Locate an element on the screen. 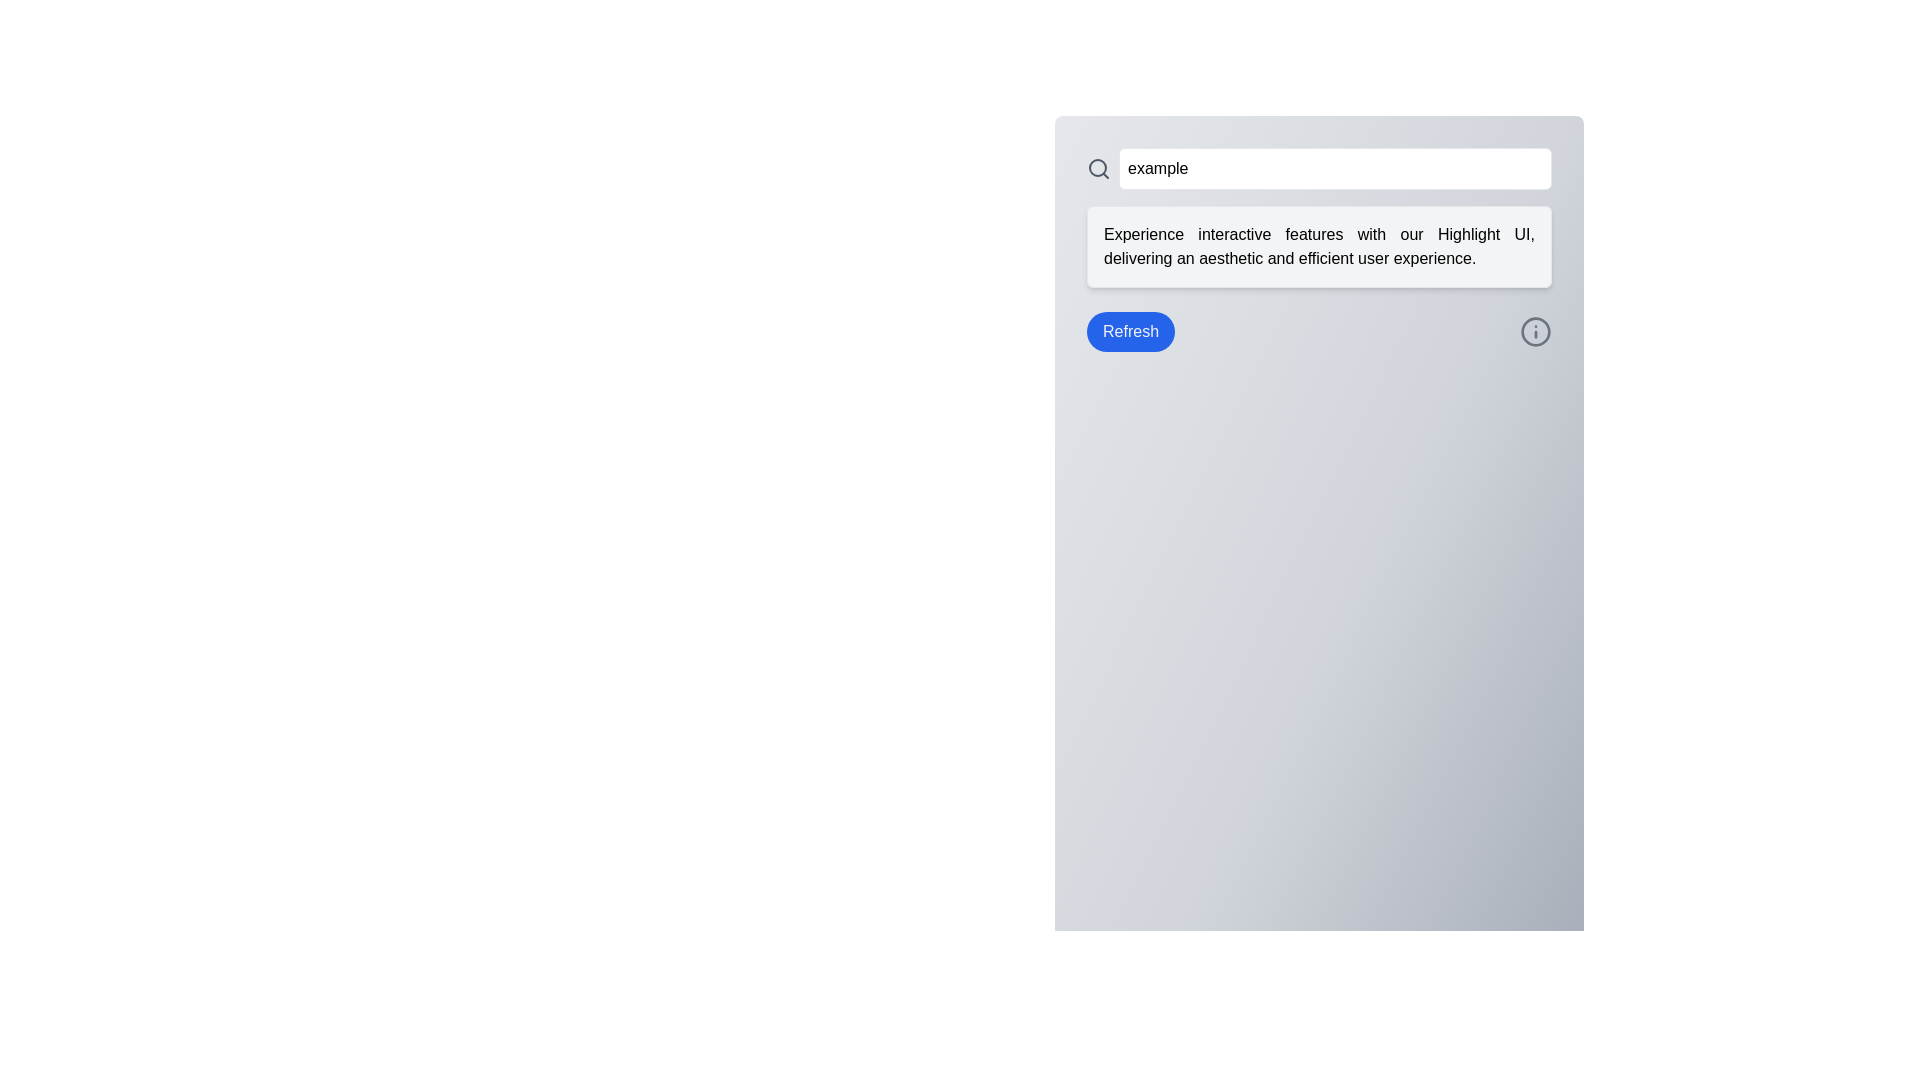  the 'Refresh' button, which is a pill-shaped button with white text on a blue background is located at coordinates (1131, 330).